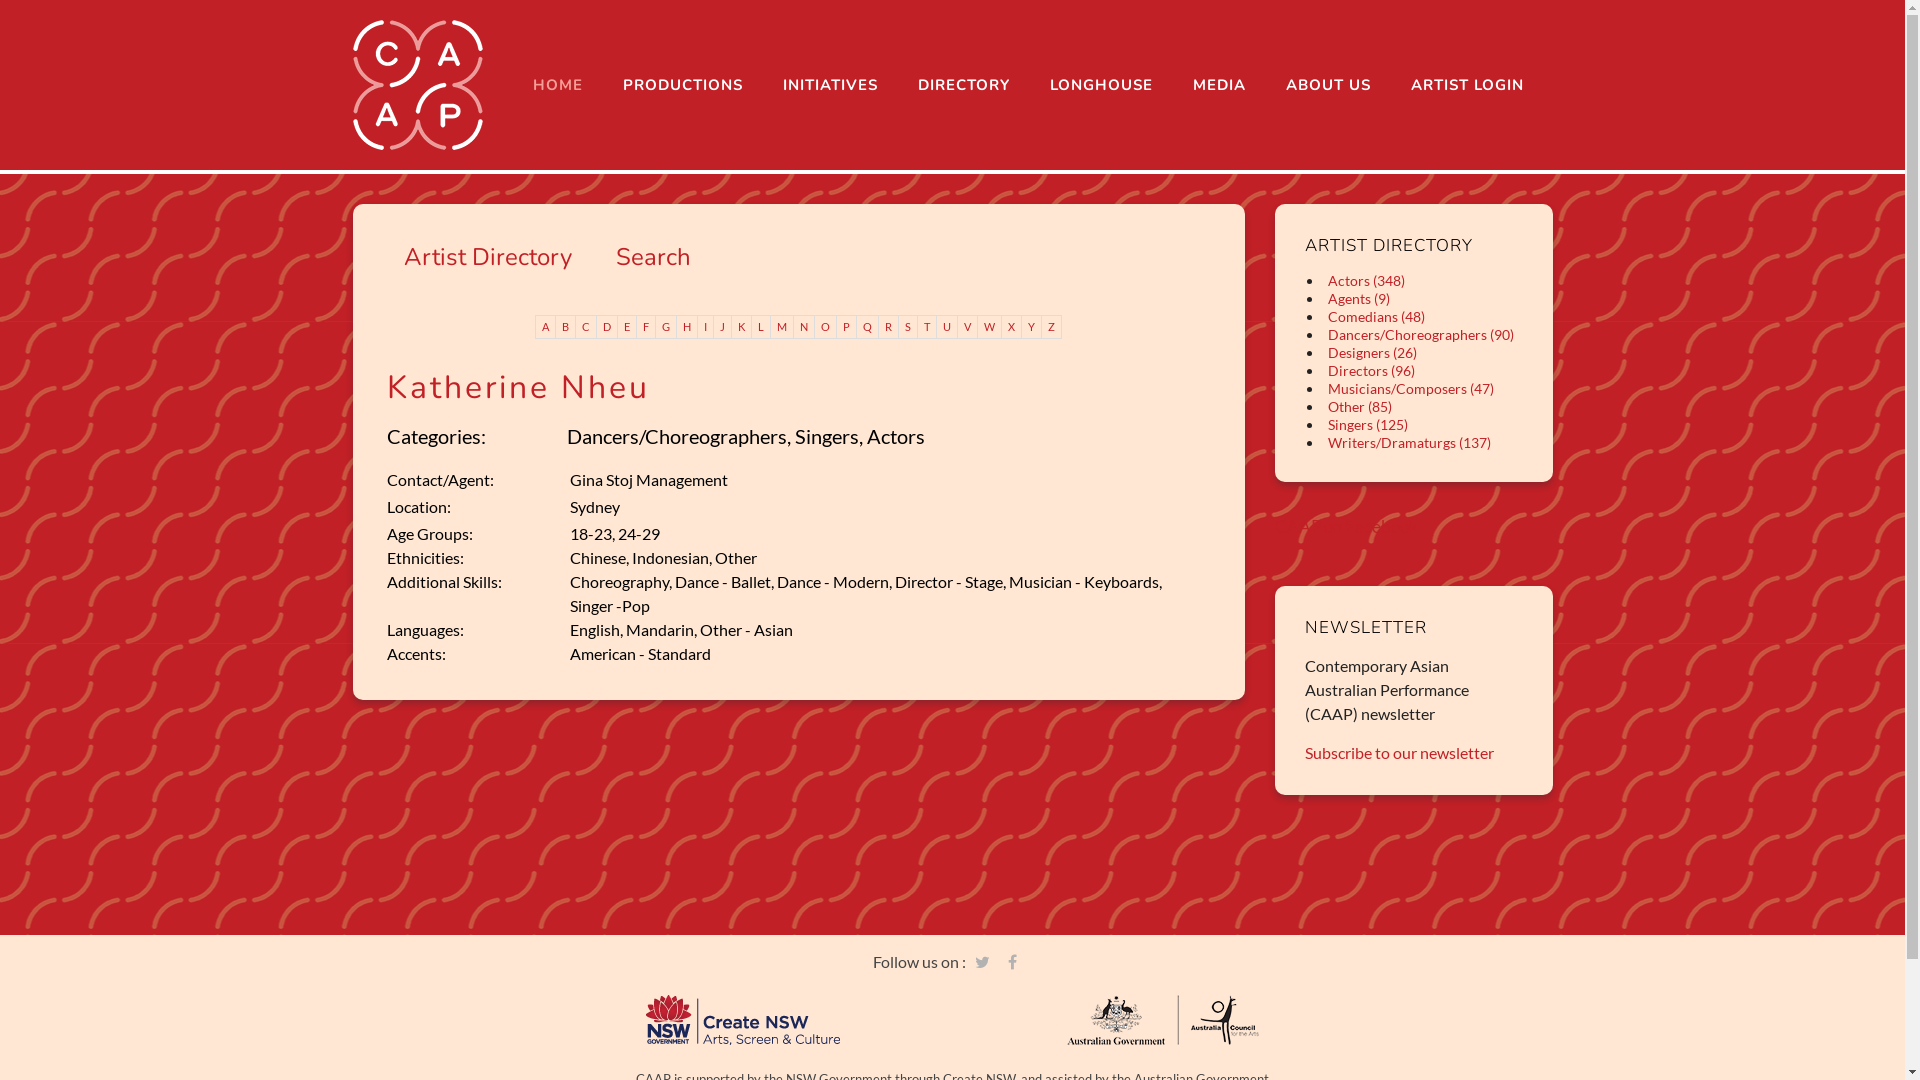 This screenshot has height=1080, width=1920. Describe the element at coordinates (968, 326) in the screenshot. I see `'V'` at that location.